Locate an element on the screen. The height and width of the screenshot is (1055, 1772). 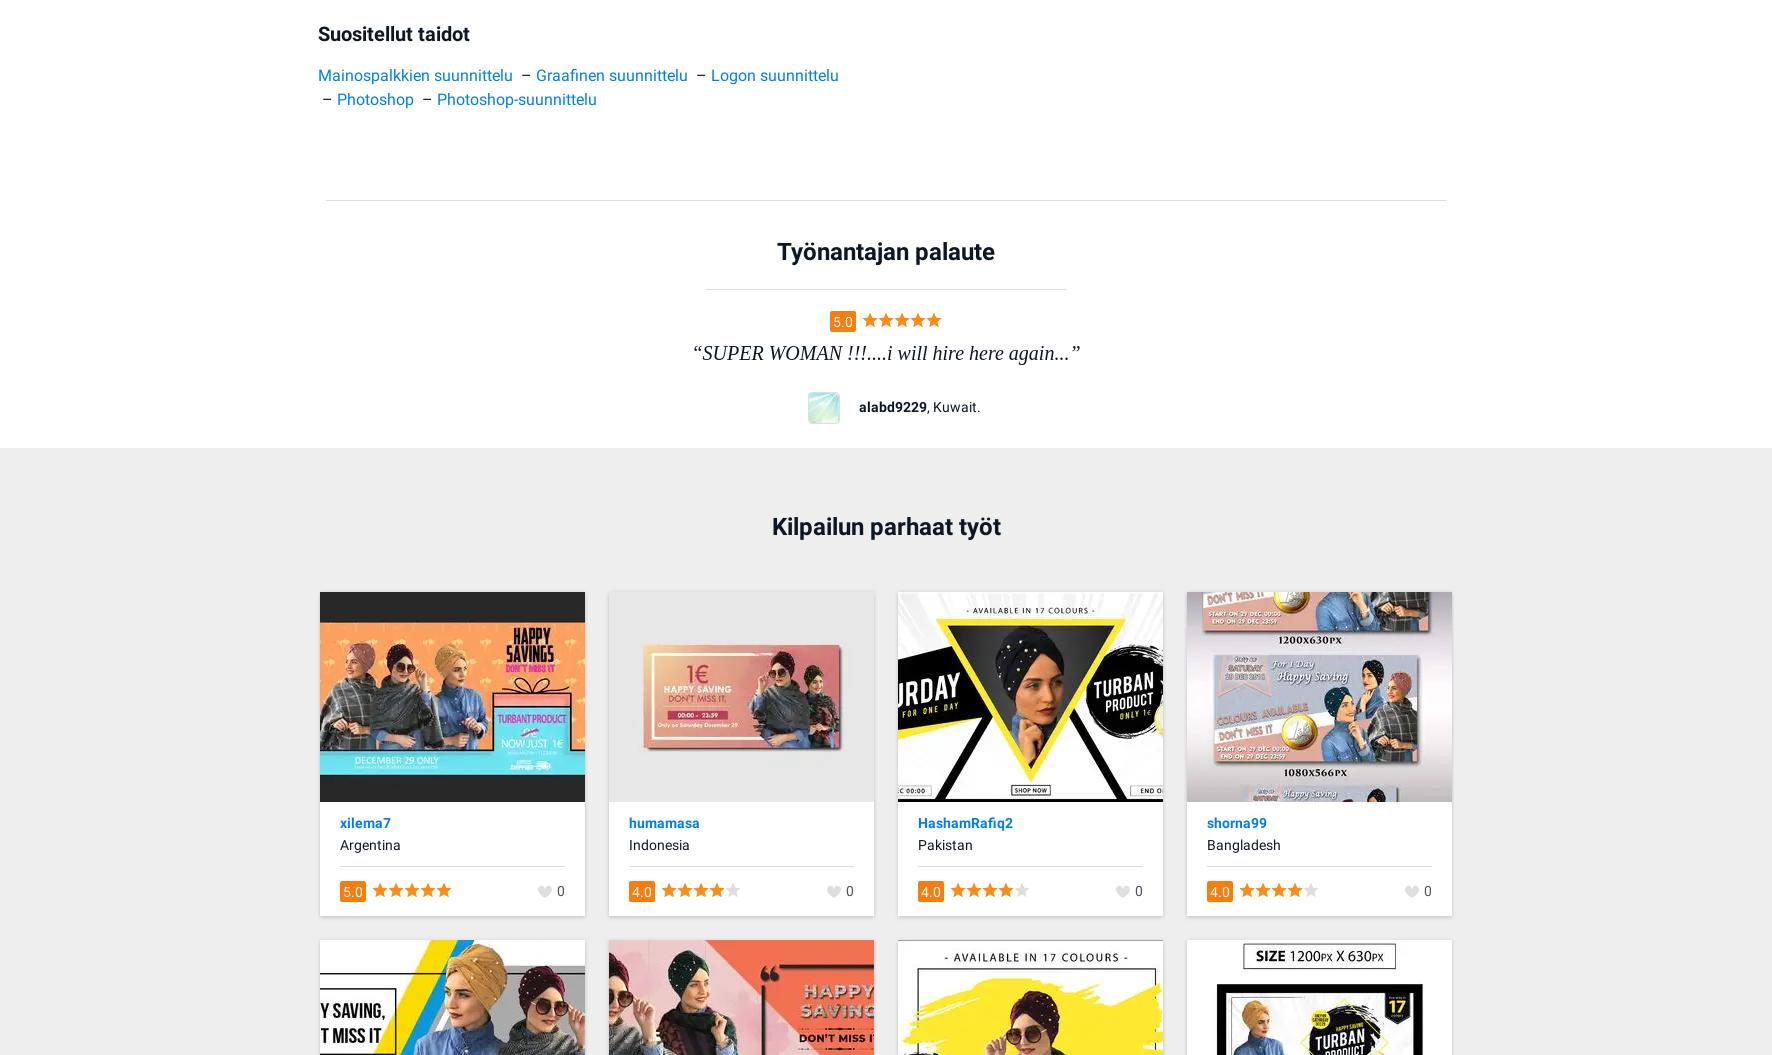
'alabd9229' is located at coordinates (891, 405).